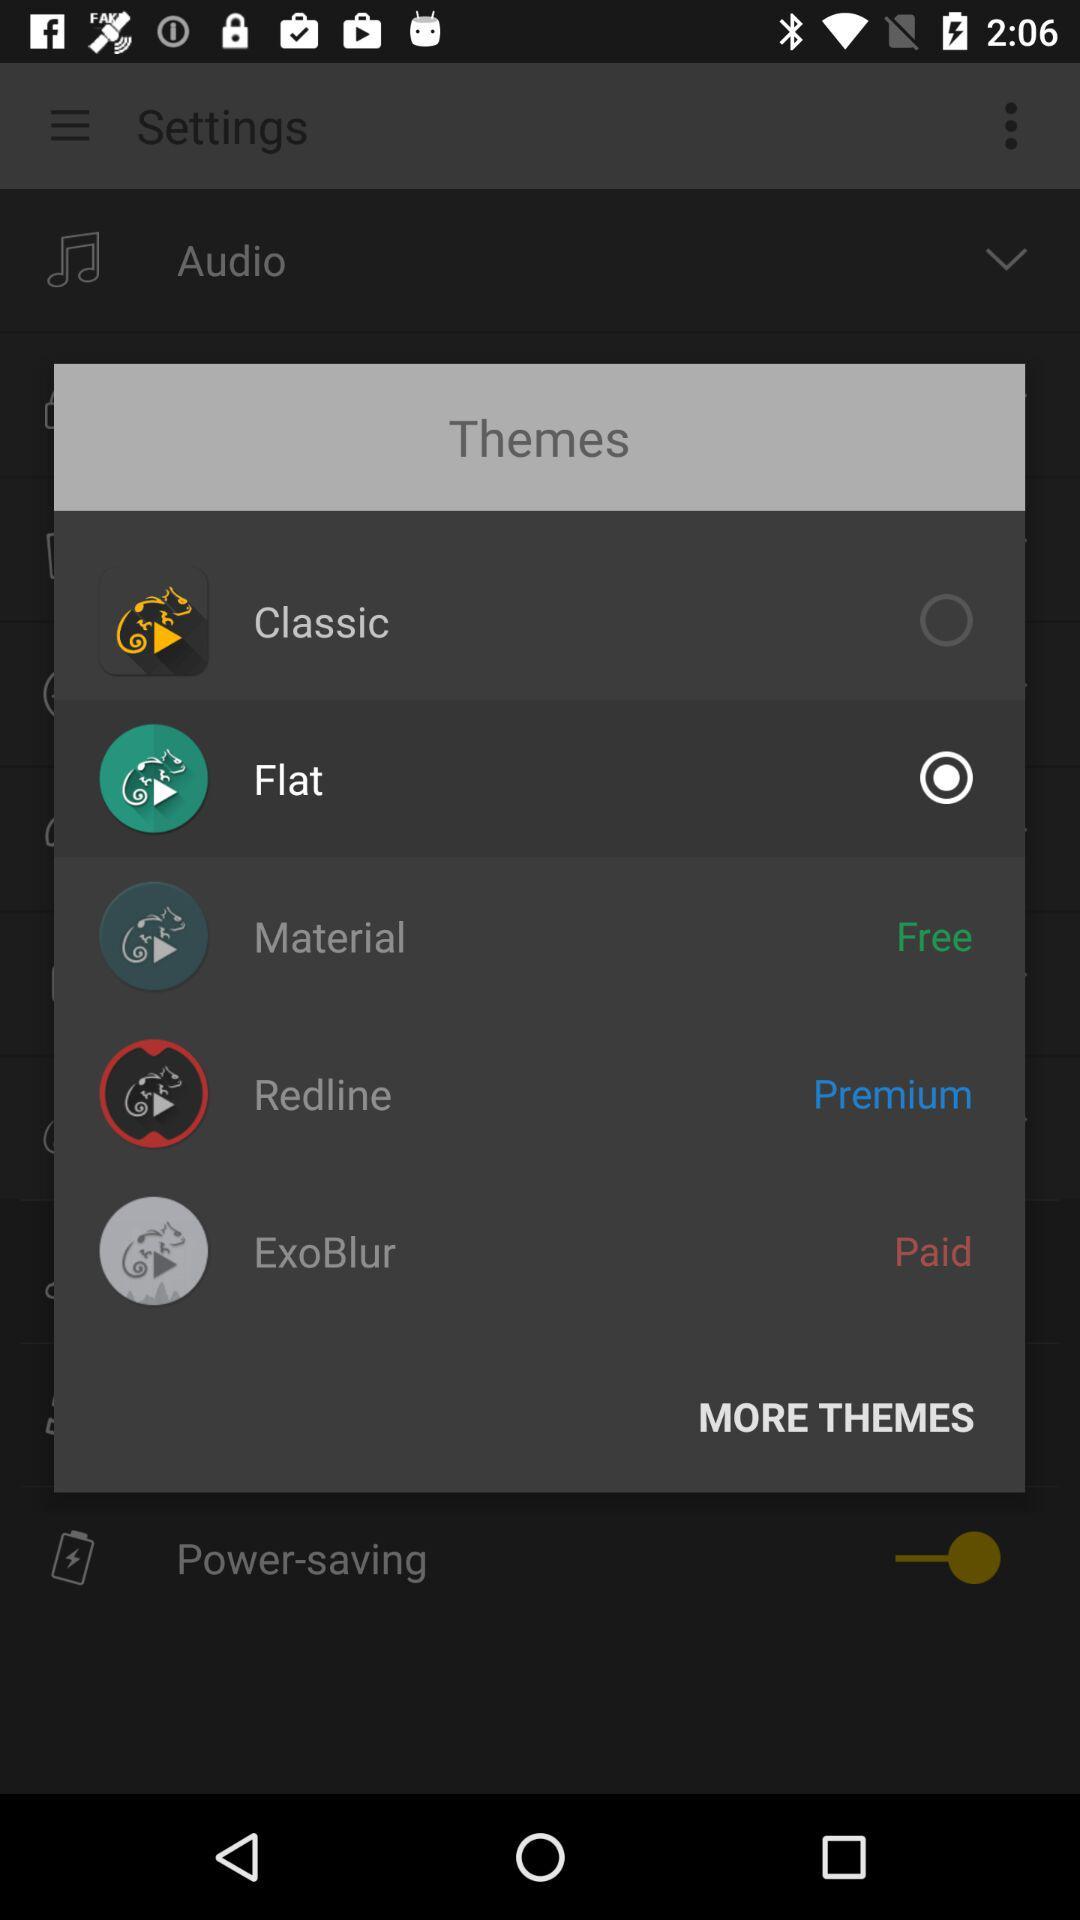  What do you see at coordinates (892, 1092) in the screenshot?
I see `icon next to the redline` at bounding box center [892, 1092].